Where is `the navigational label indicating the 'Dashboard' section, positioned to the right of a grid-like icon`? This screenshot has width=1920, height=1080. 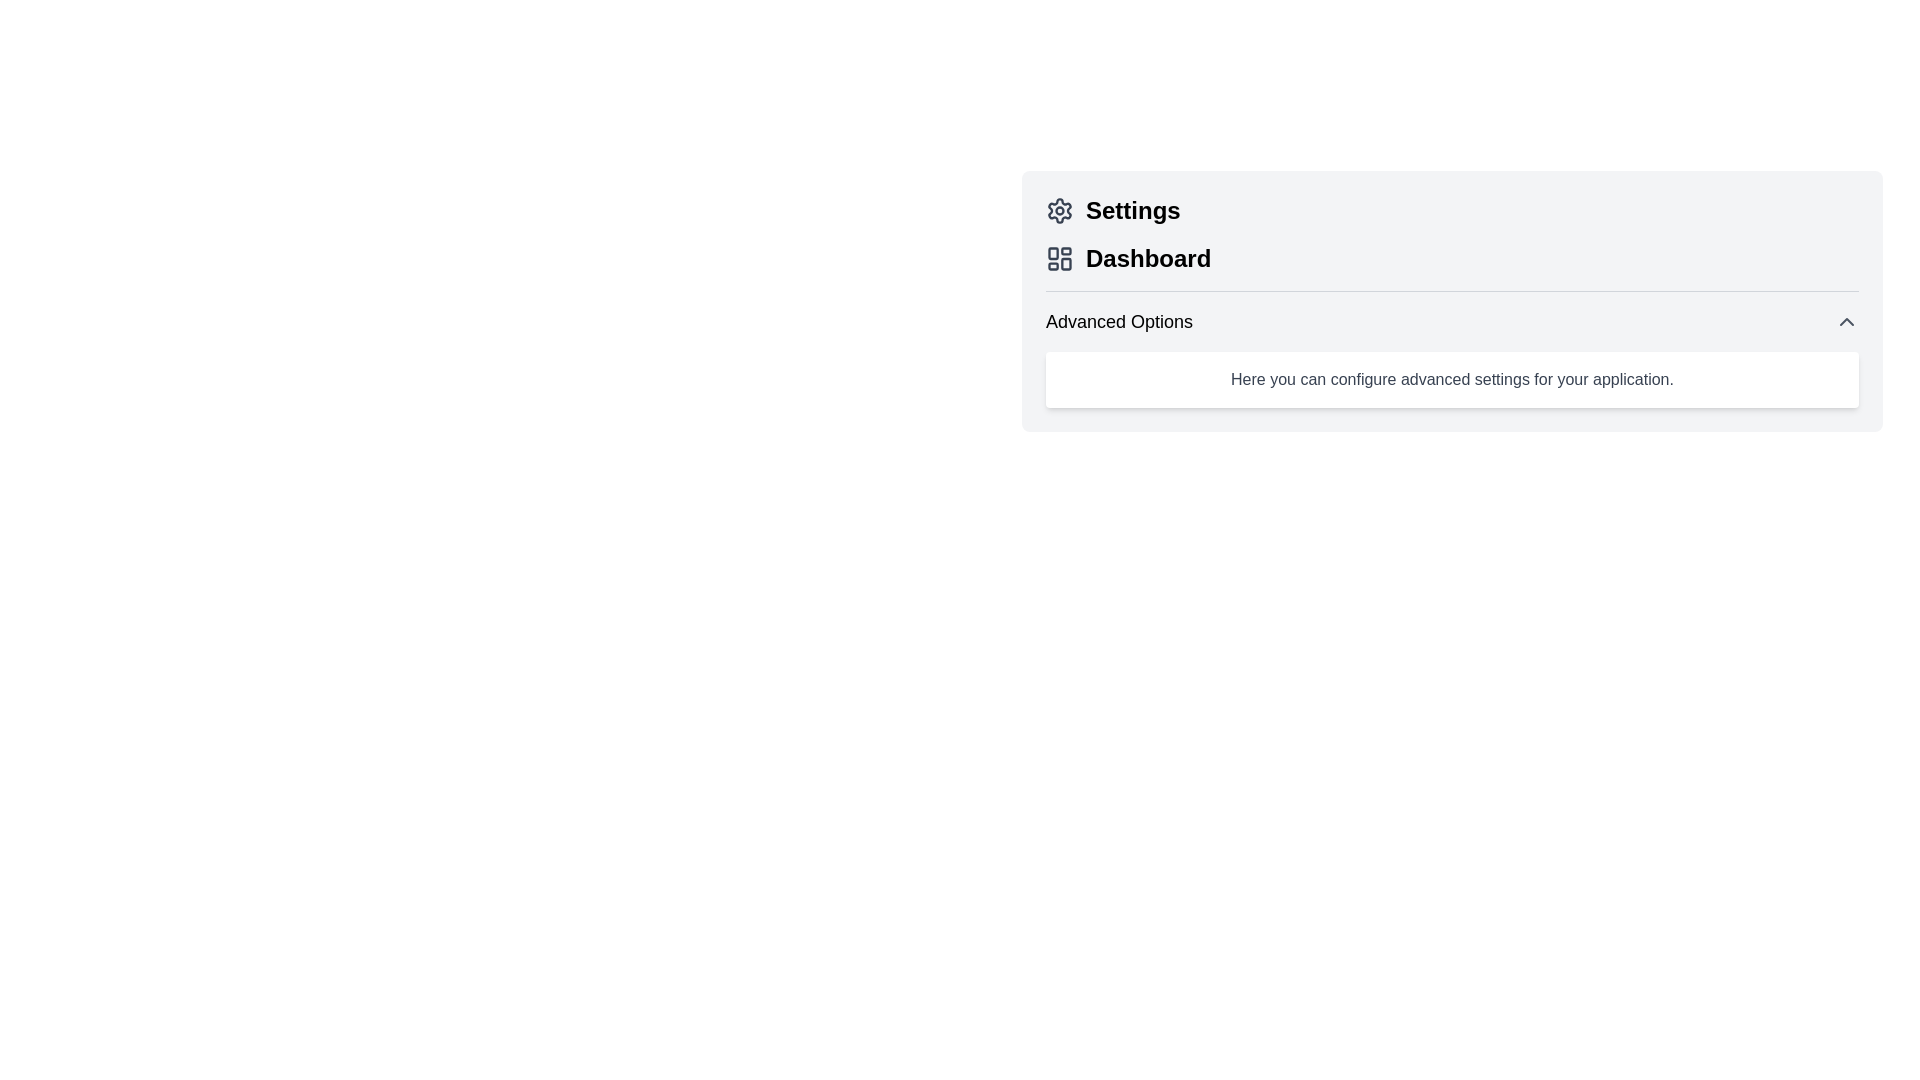
the navigational label indicating the 'Dashboard' section, positioned to the right of a grid-like icon is located at coordinates (1148, 257).